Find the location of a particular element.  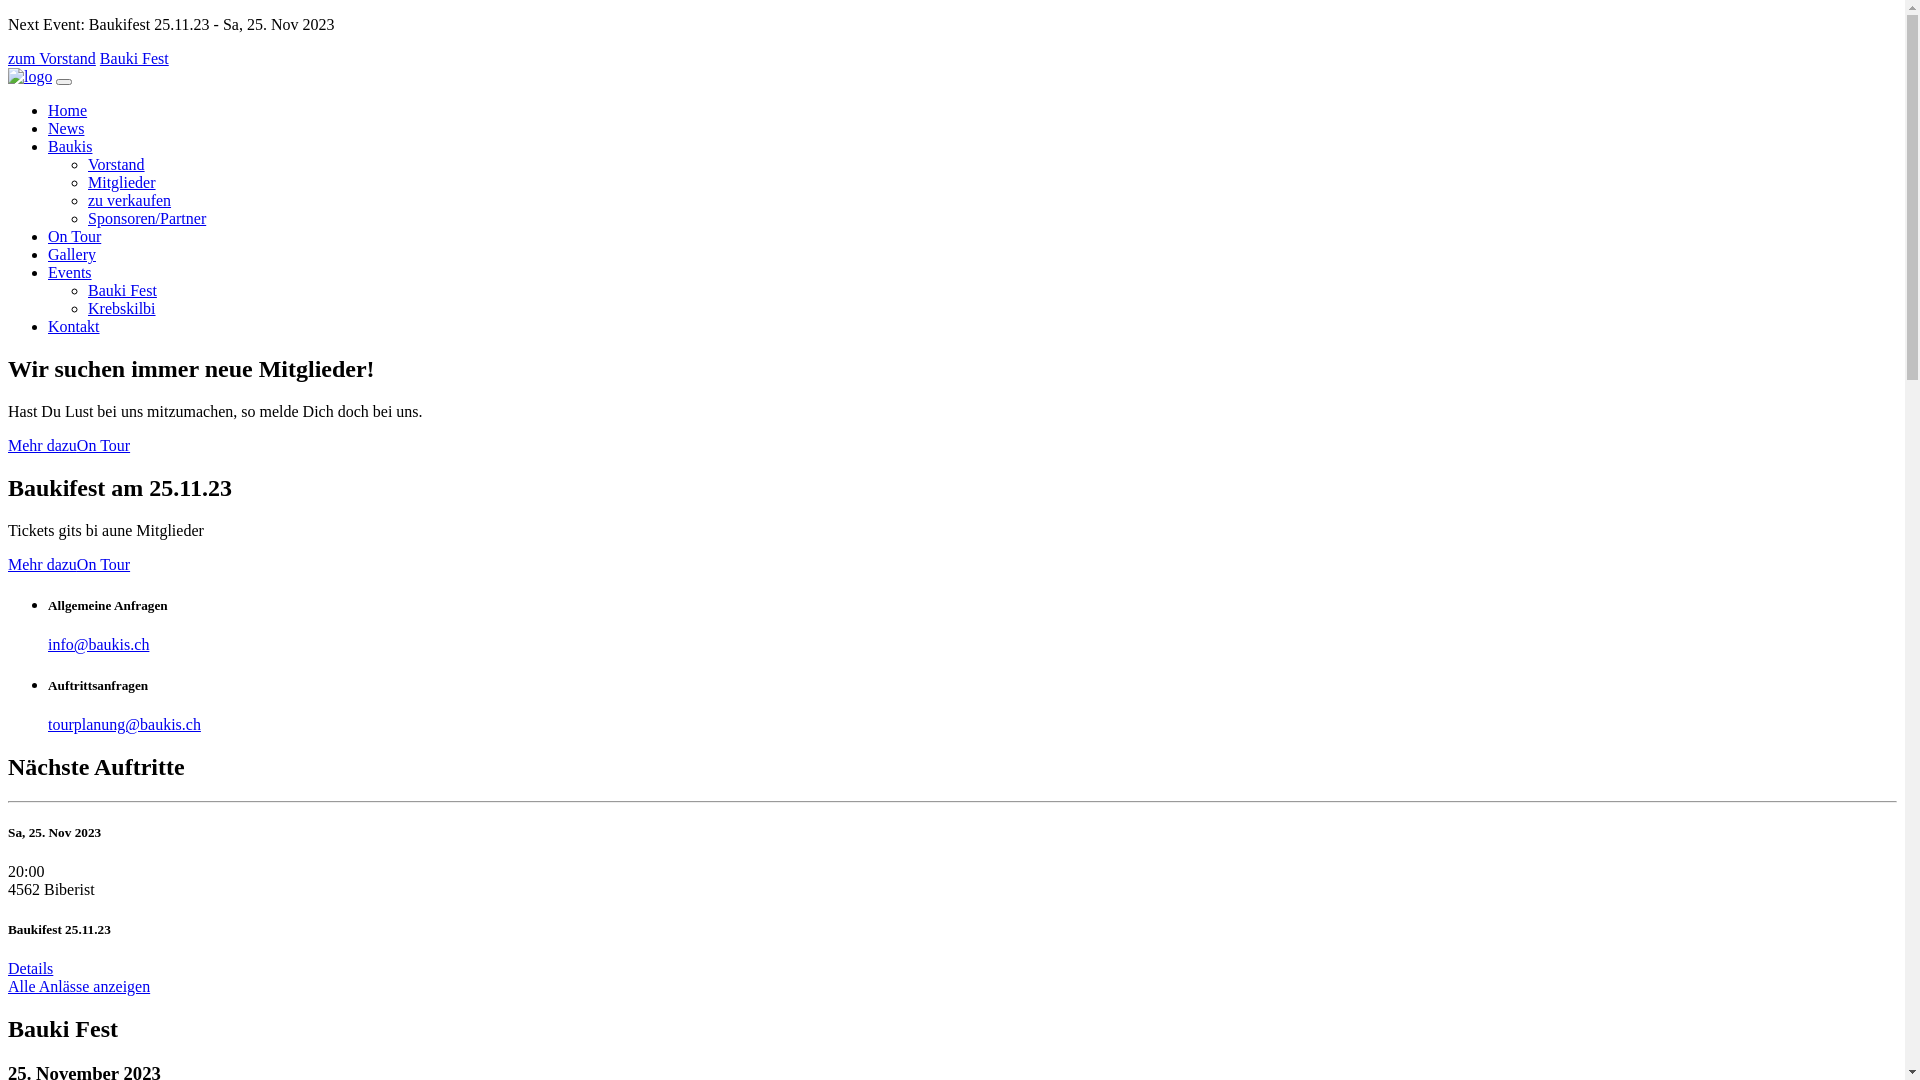

'Details' is located at coordinates (30, 967).